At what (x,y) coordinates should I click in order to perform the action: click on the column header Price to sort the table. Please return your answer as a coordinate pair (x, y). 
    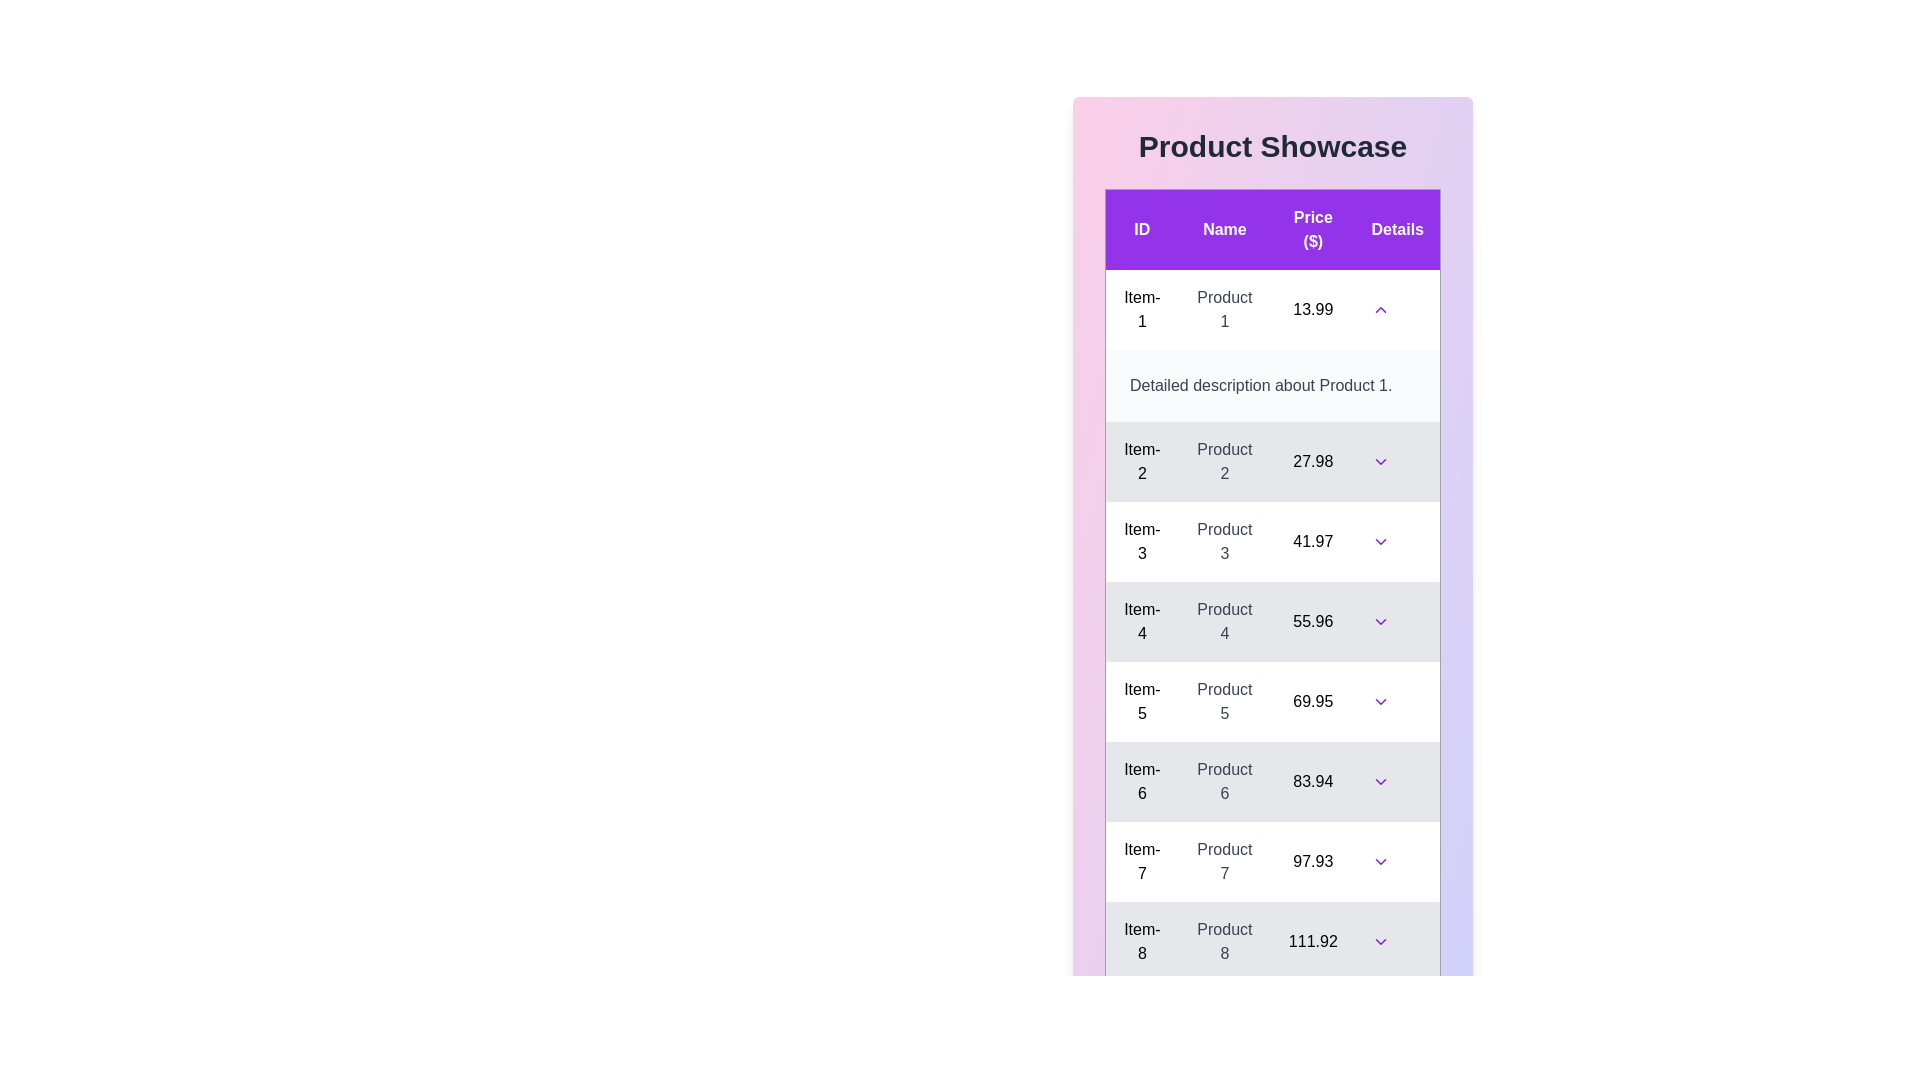
    Looking at the image, I should click on (1313, 228).